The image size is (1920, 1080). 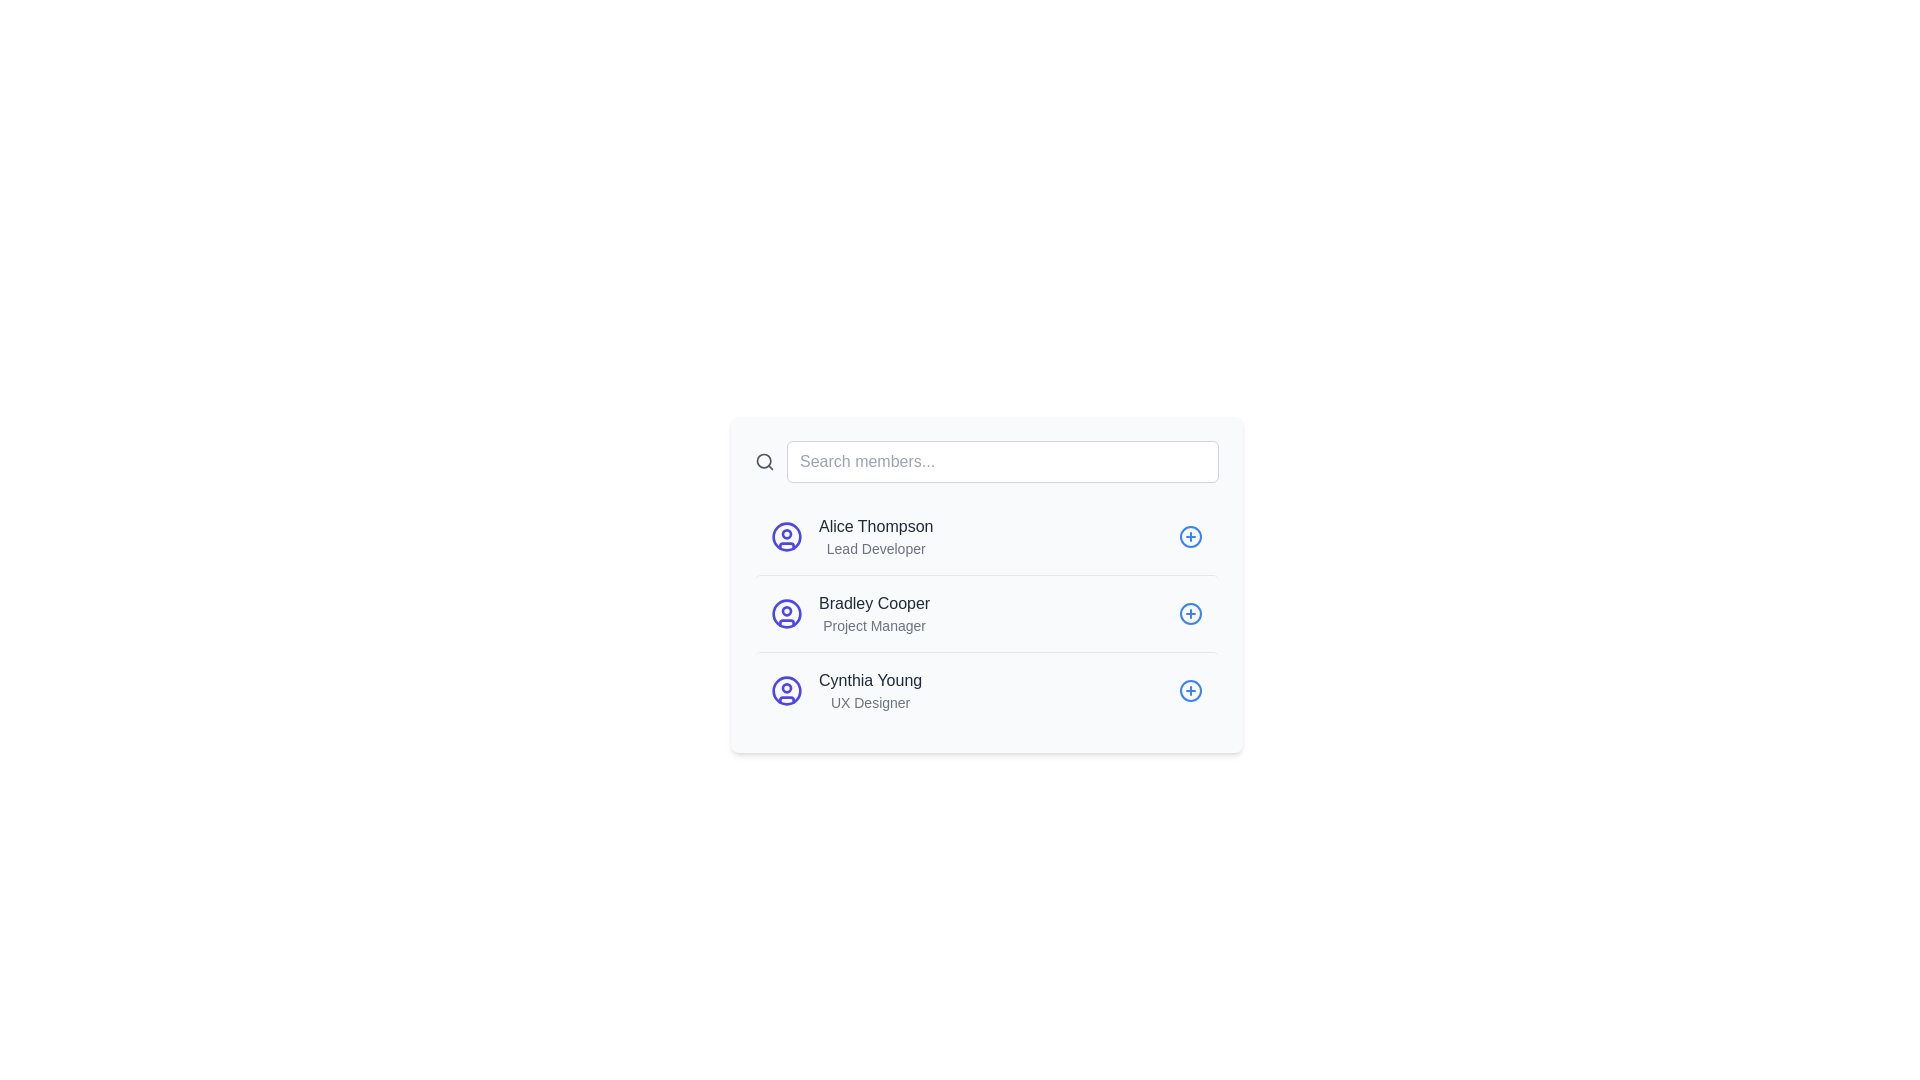 What do you see at coordinates (786, 612) in the screenshot?
I see `the outer circle of the user icon representing 'Bradley Cooper' in the second row of the list` at bounding box center [786, 612].